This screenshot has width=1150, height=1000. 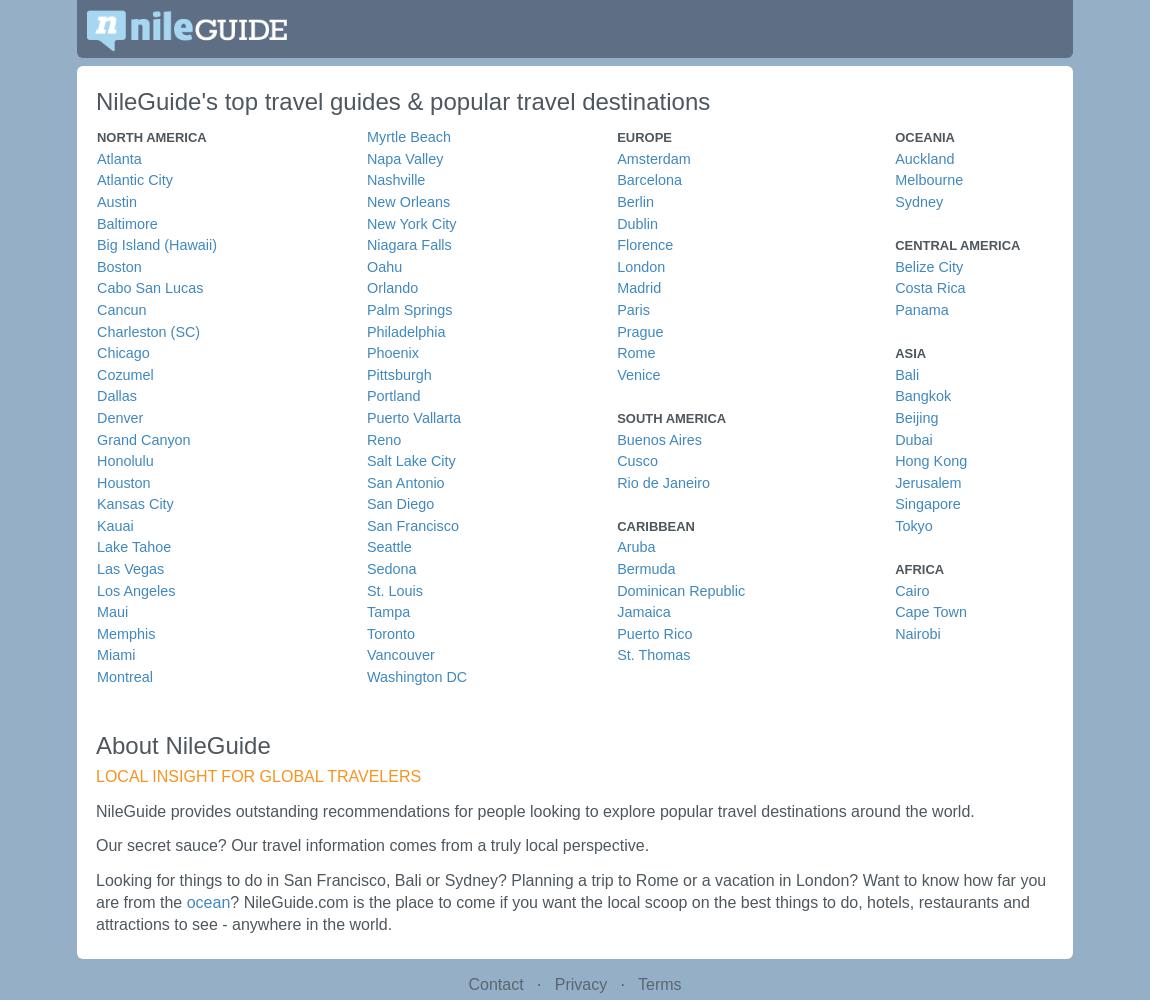 I want to click on 'ocean', so click(x=207, y=901).